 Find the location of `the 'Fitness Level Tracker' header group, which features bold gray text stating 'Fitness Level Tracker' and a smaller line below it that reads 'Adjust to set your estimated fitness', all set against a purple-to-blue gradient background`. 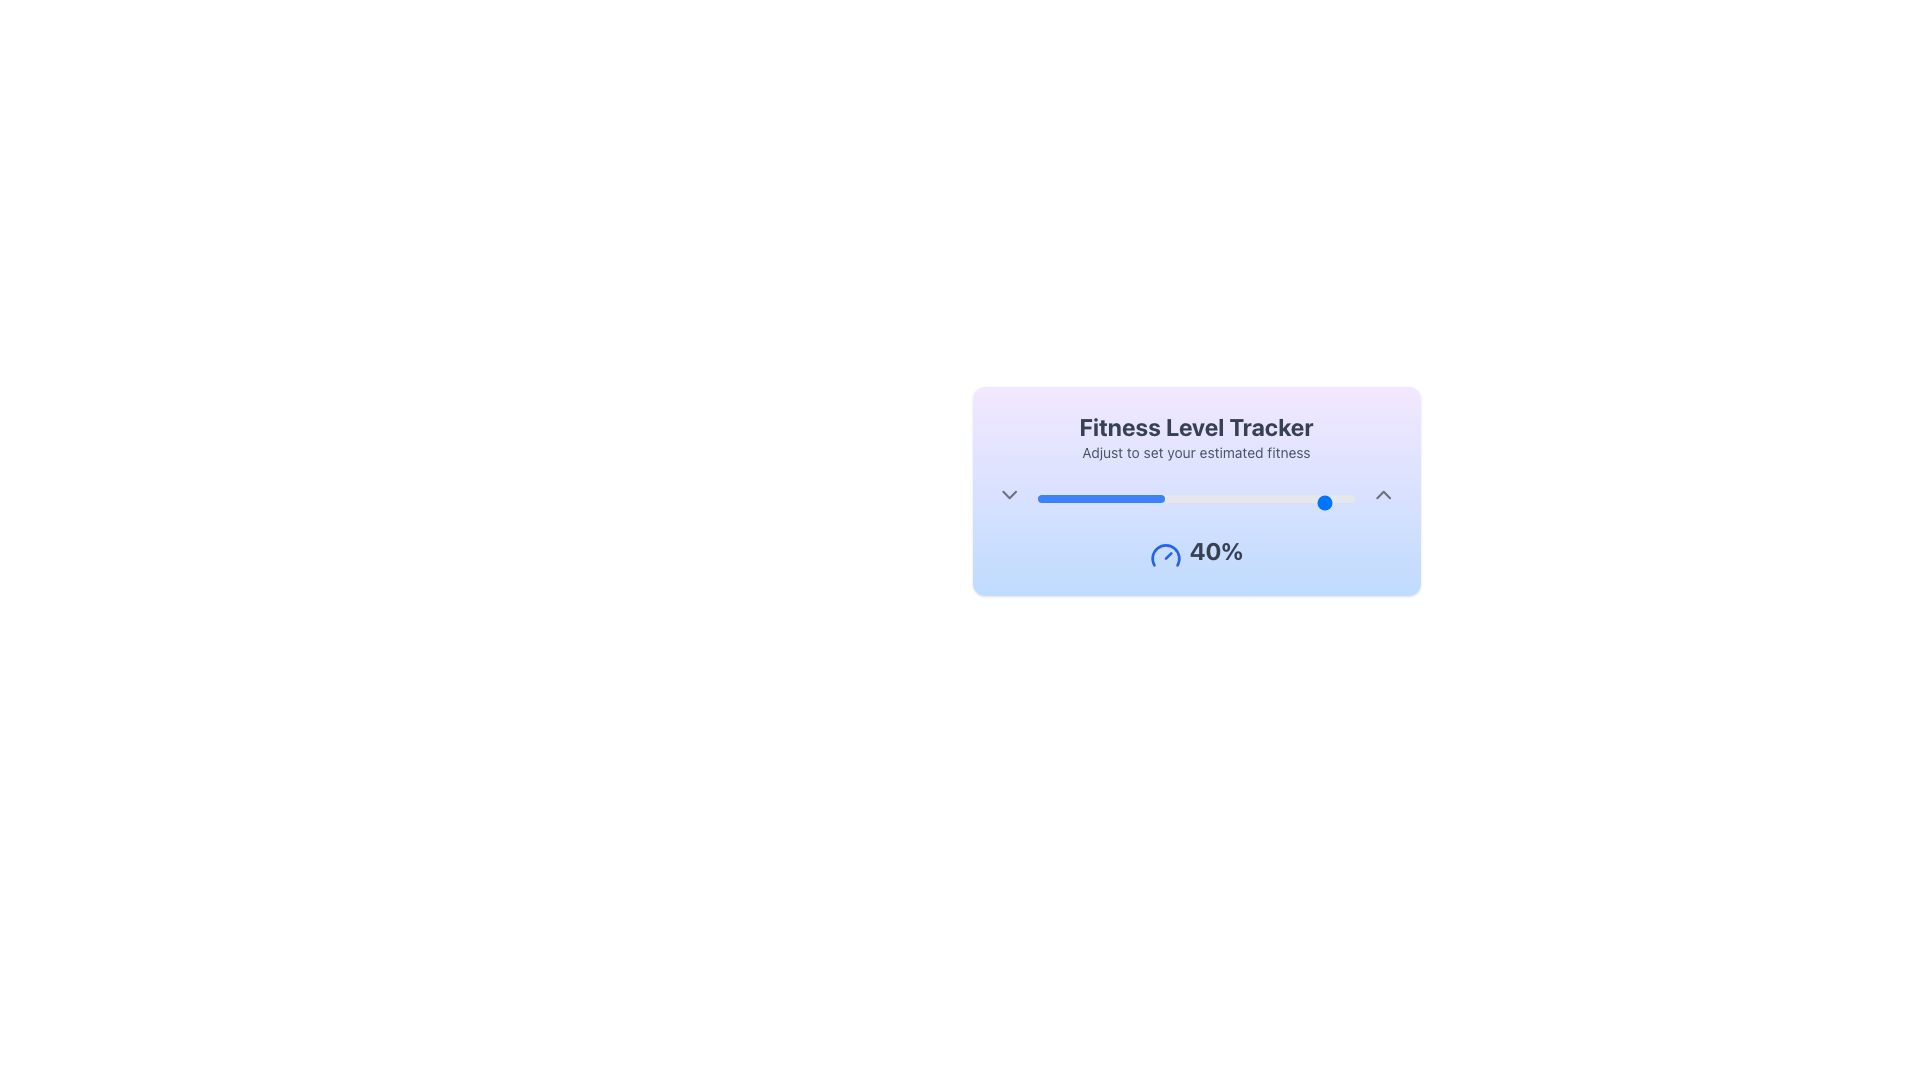

the 'Fitness Level Tracker' header group, which features bold gray text stating 'Fitness Level Tracker' and a smaller line below it that reads 'Adjust to set your estimated fitness', all set against a purple-to-blue gradient background is located at coordinates (1196, 435).